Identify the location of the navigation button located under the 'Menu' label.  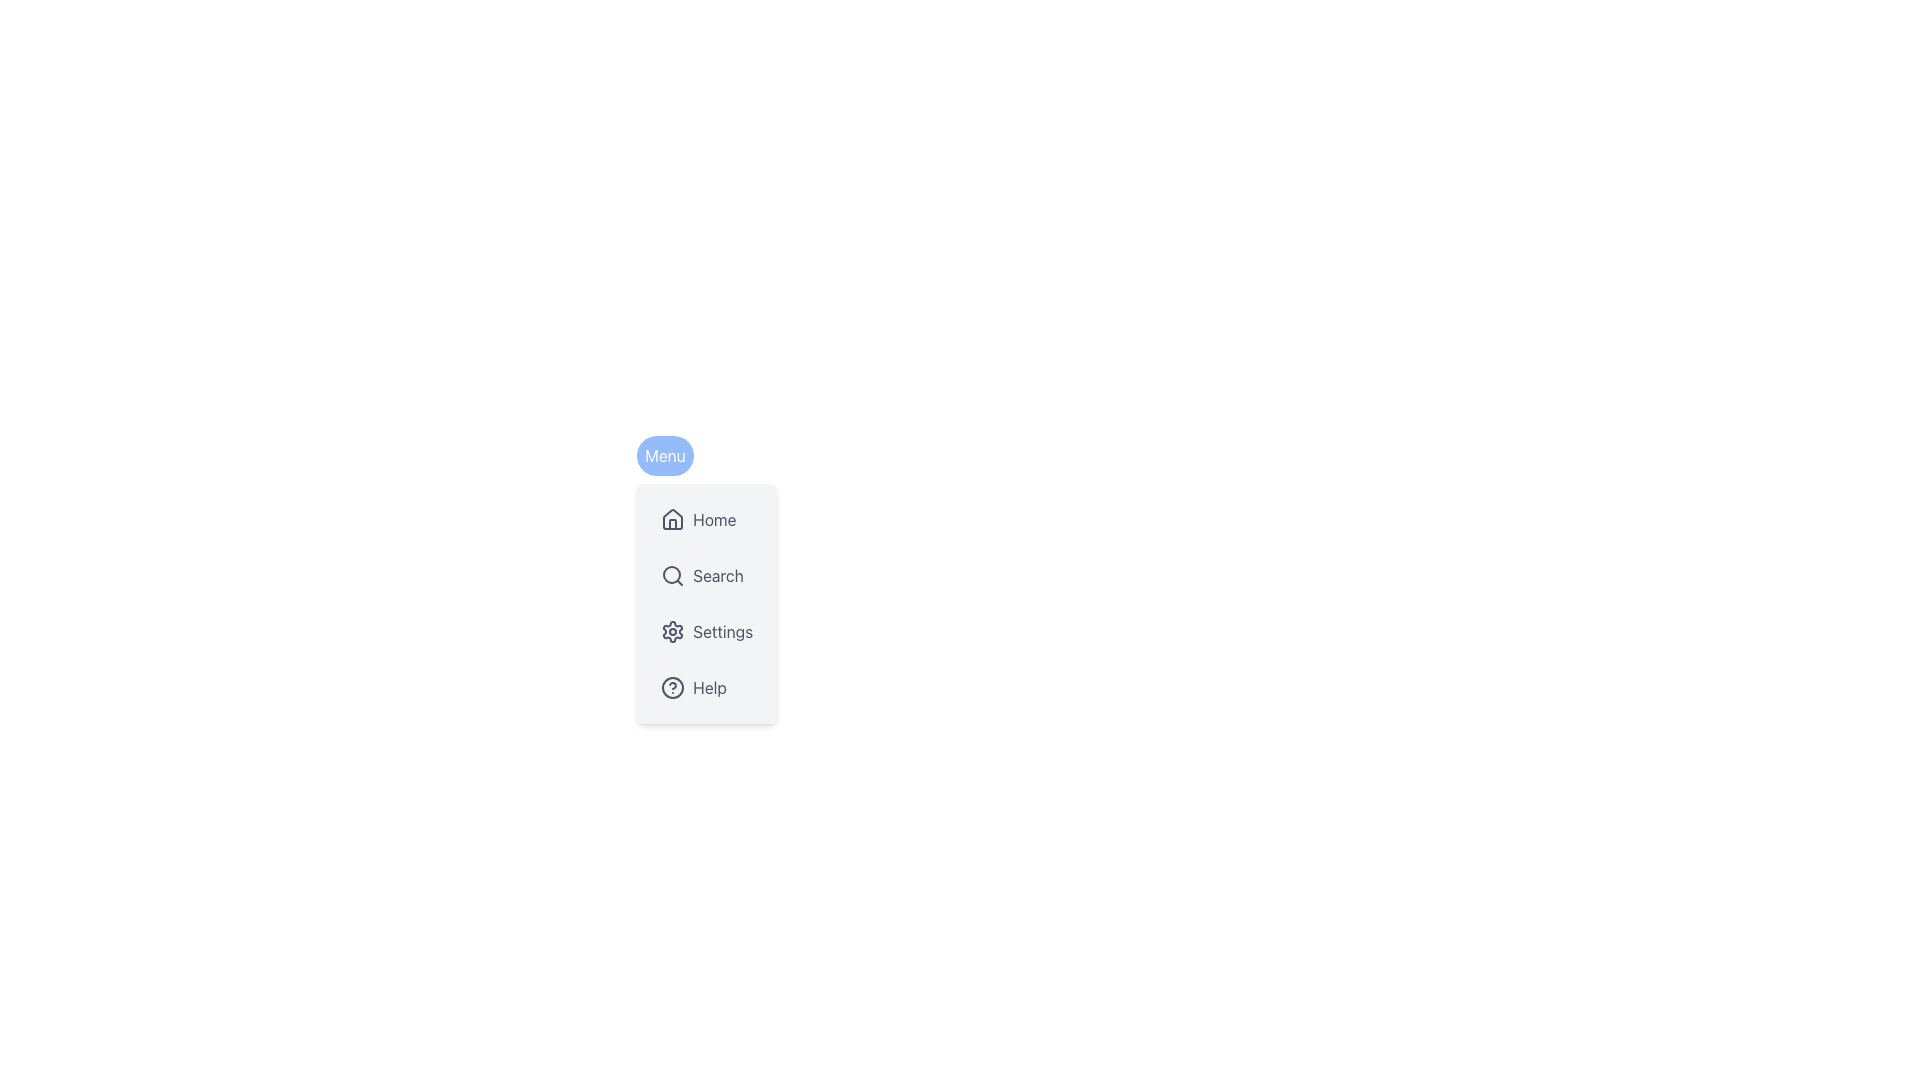
(707, 518).